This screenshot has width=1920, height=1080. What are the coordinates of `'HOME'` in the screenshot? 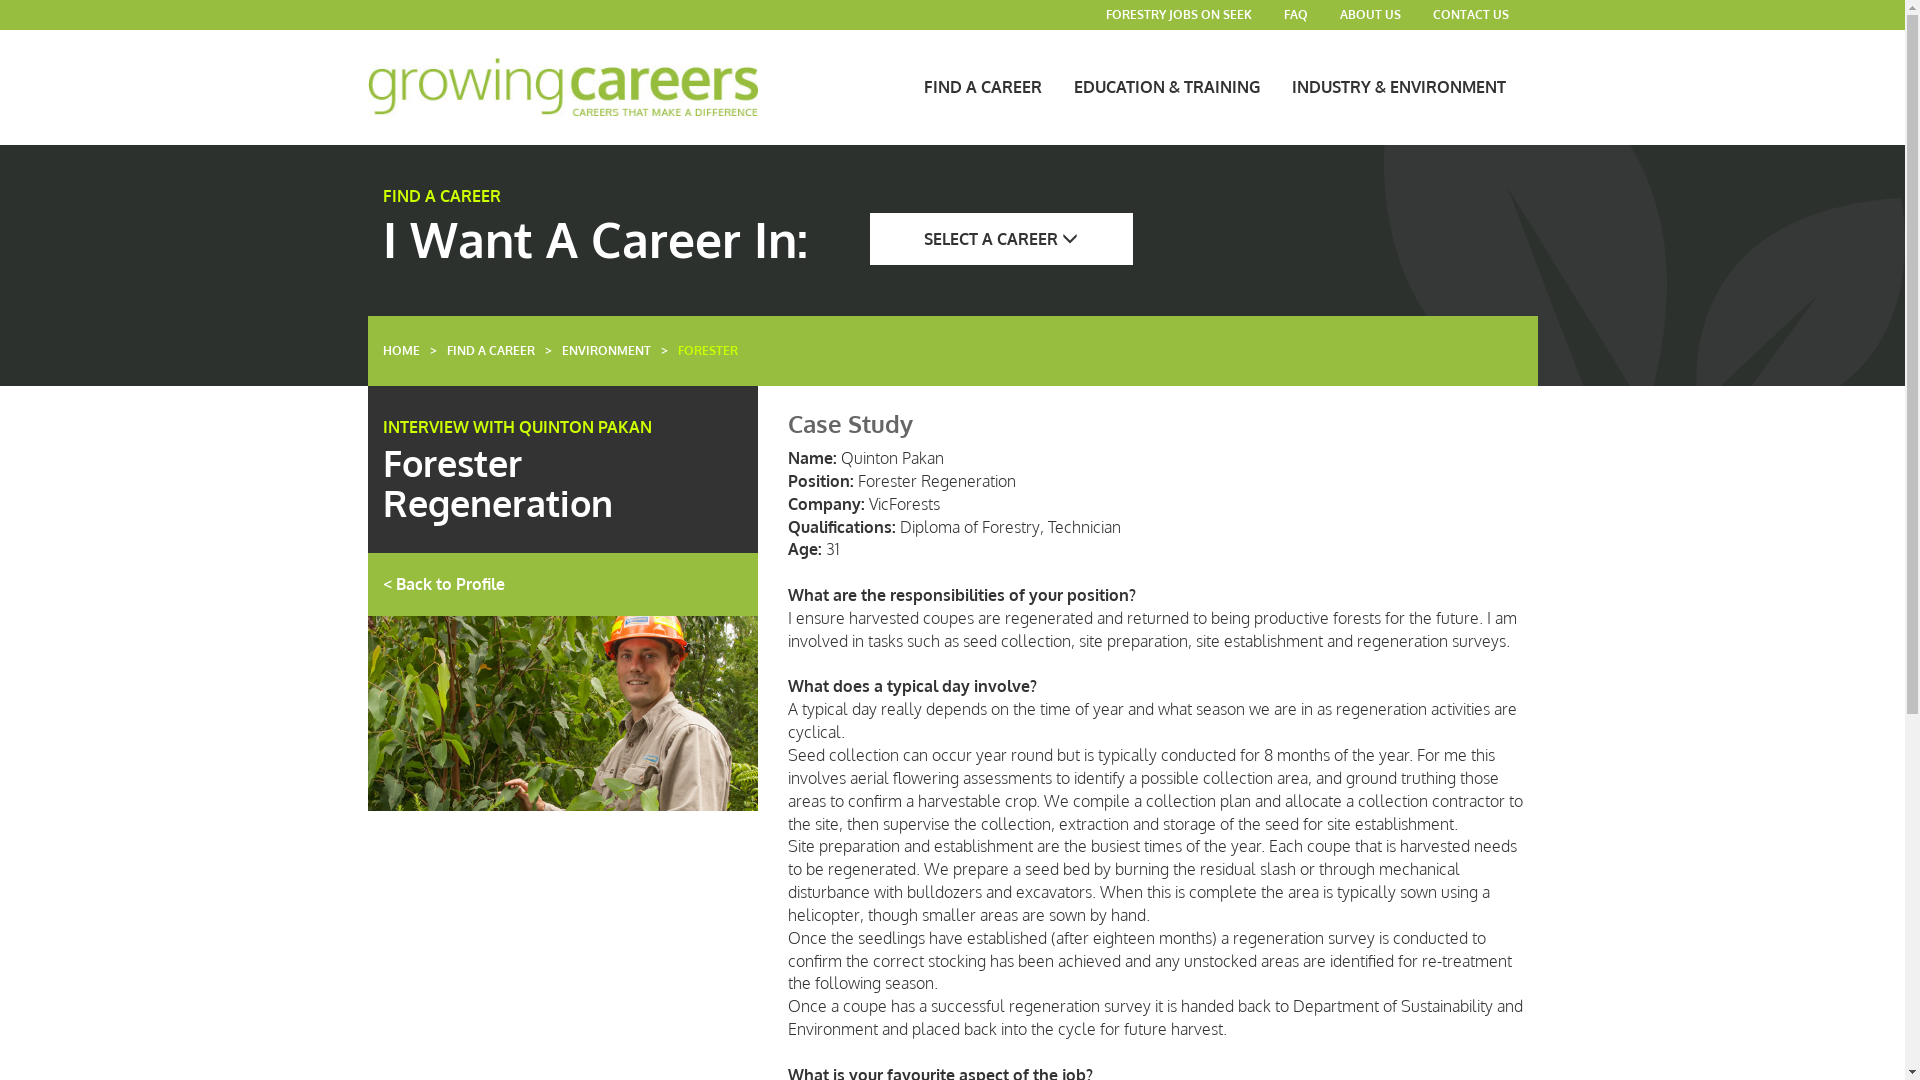 It's located at (382, 350).